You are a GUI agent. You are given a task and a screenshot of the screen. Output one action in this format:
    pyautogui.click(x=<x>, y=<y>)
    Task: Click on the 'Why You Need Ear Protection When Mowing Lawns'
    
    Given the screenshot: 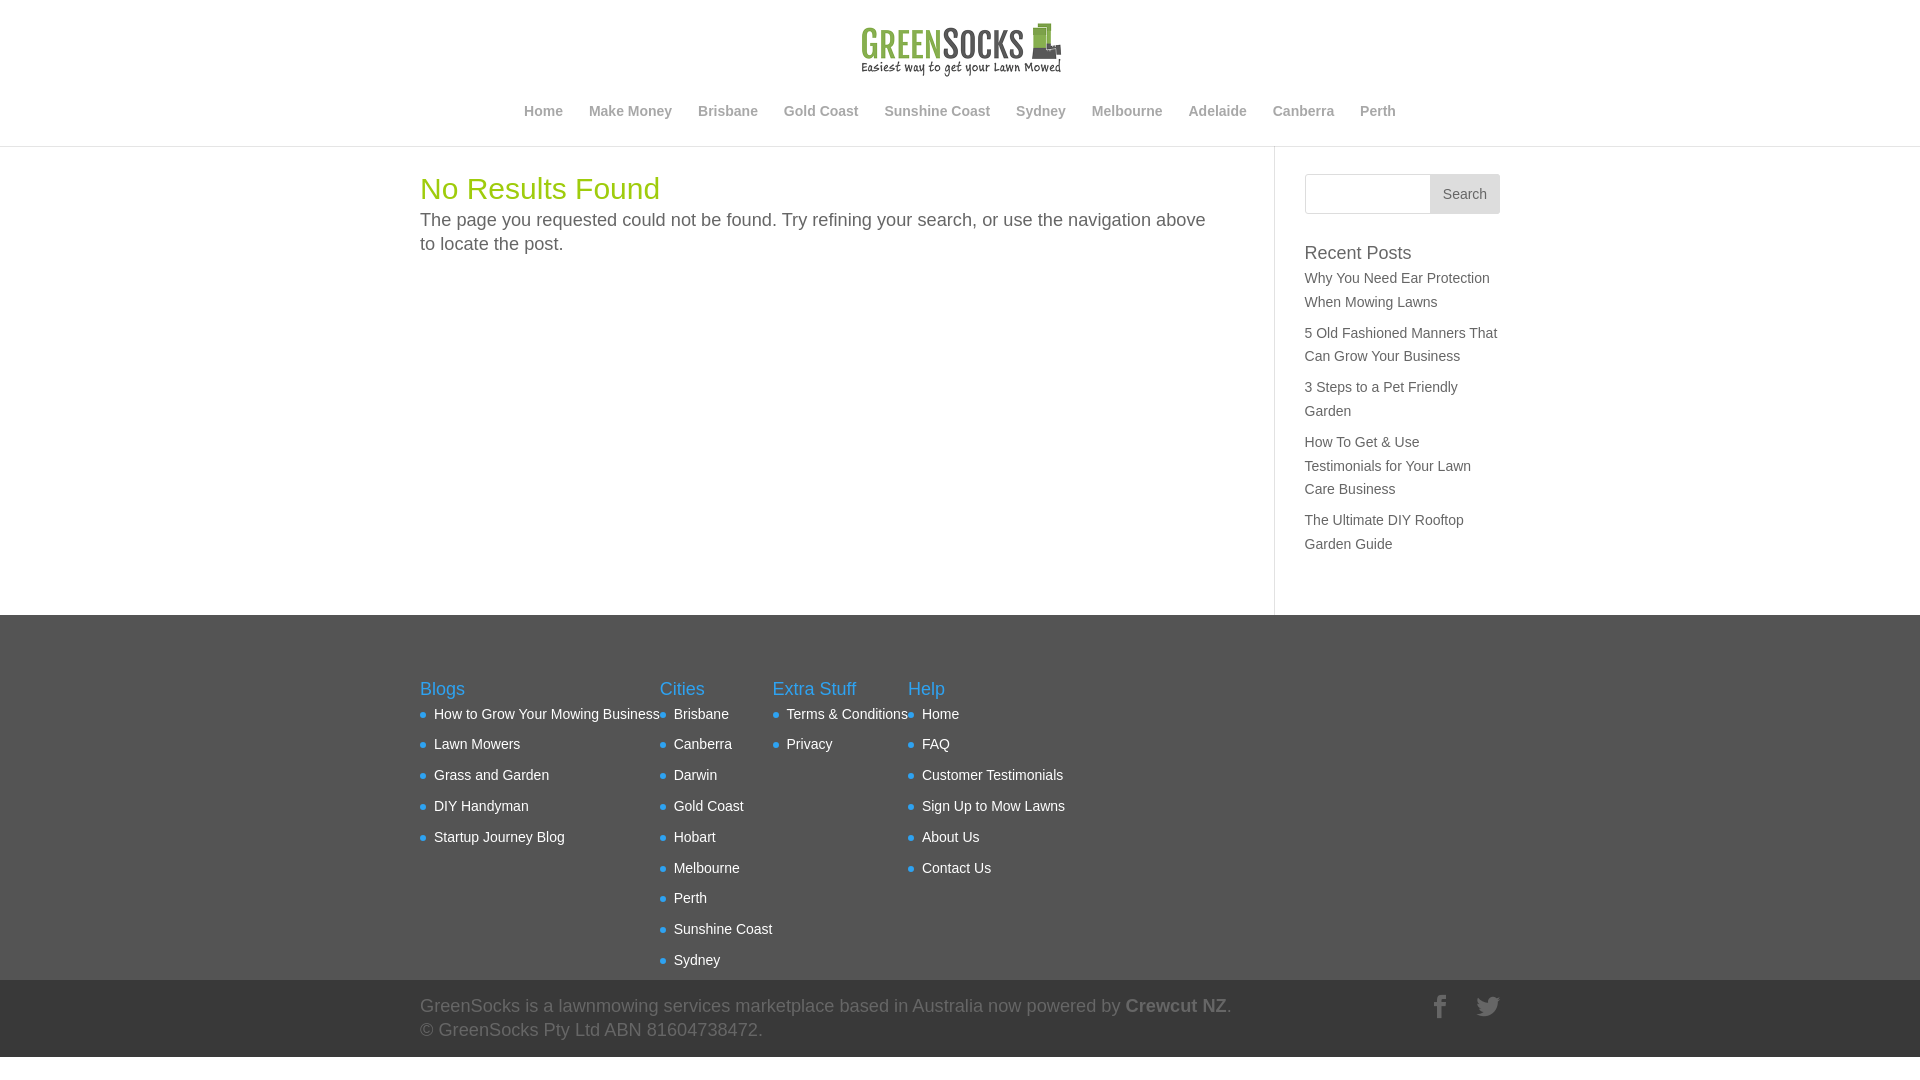 What is the action you would take?
    pyautogui.click(x=1396, y=289)
    